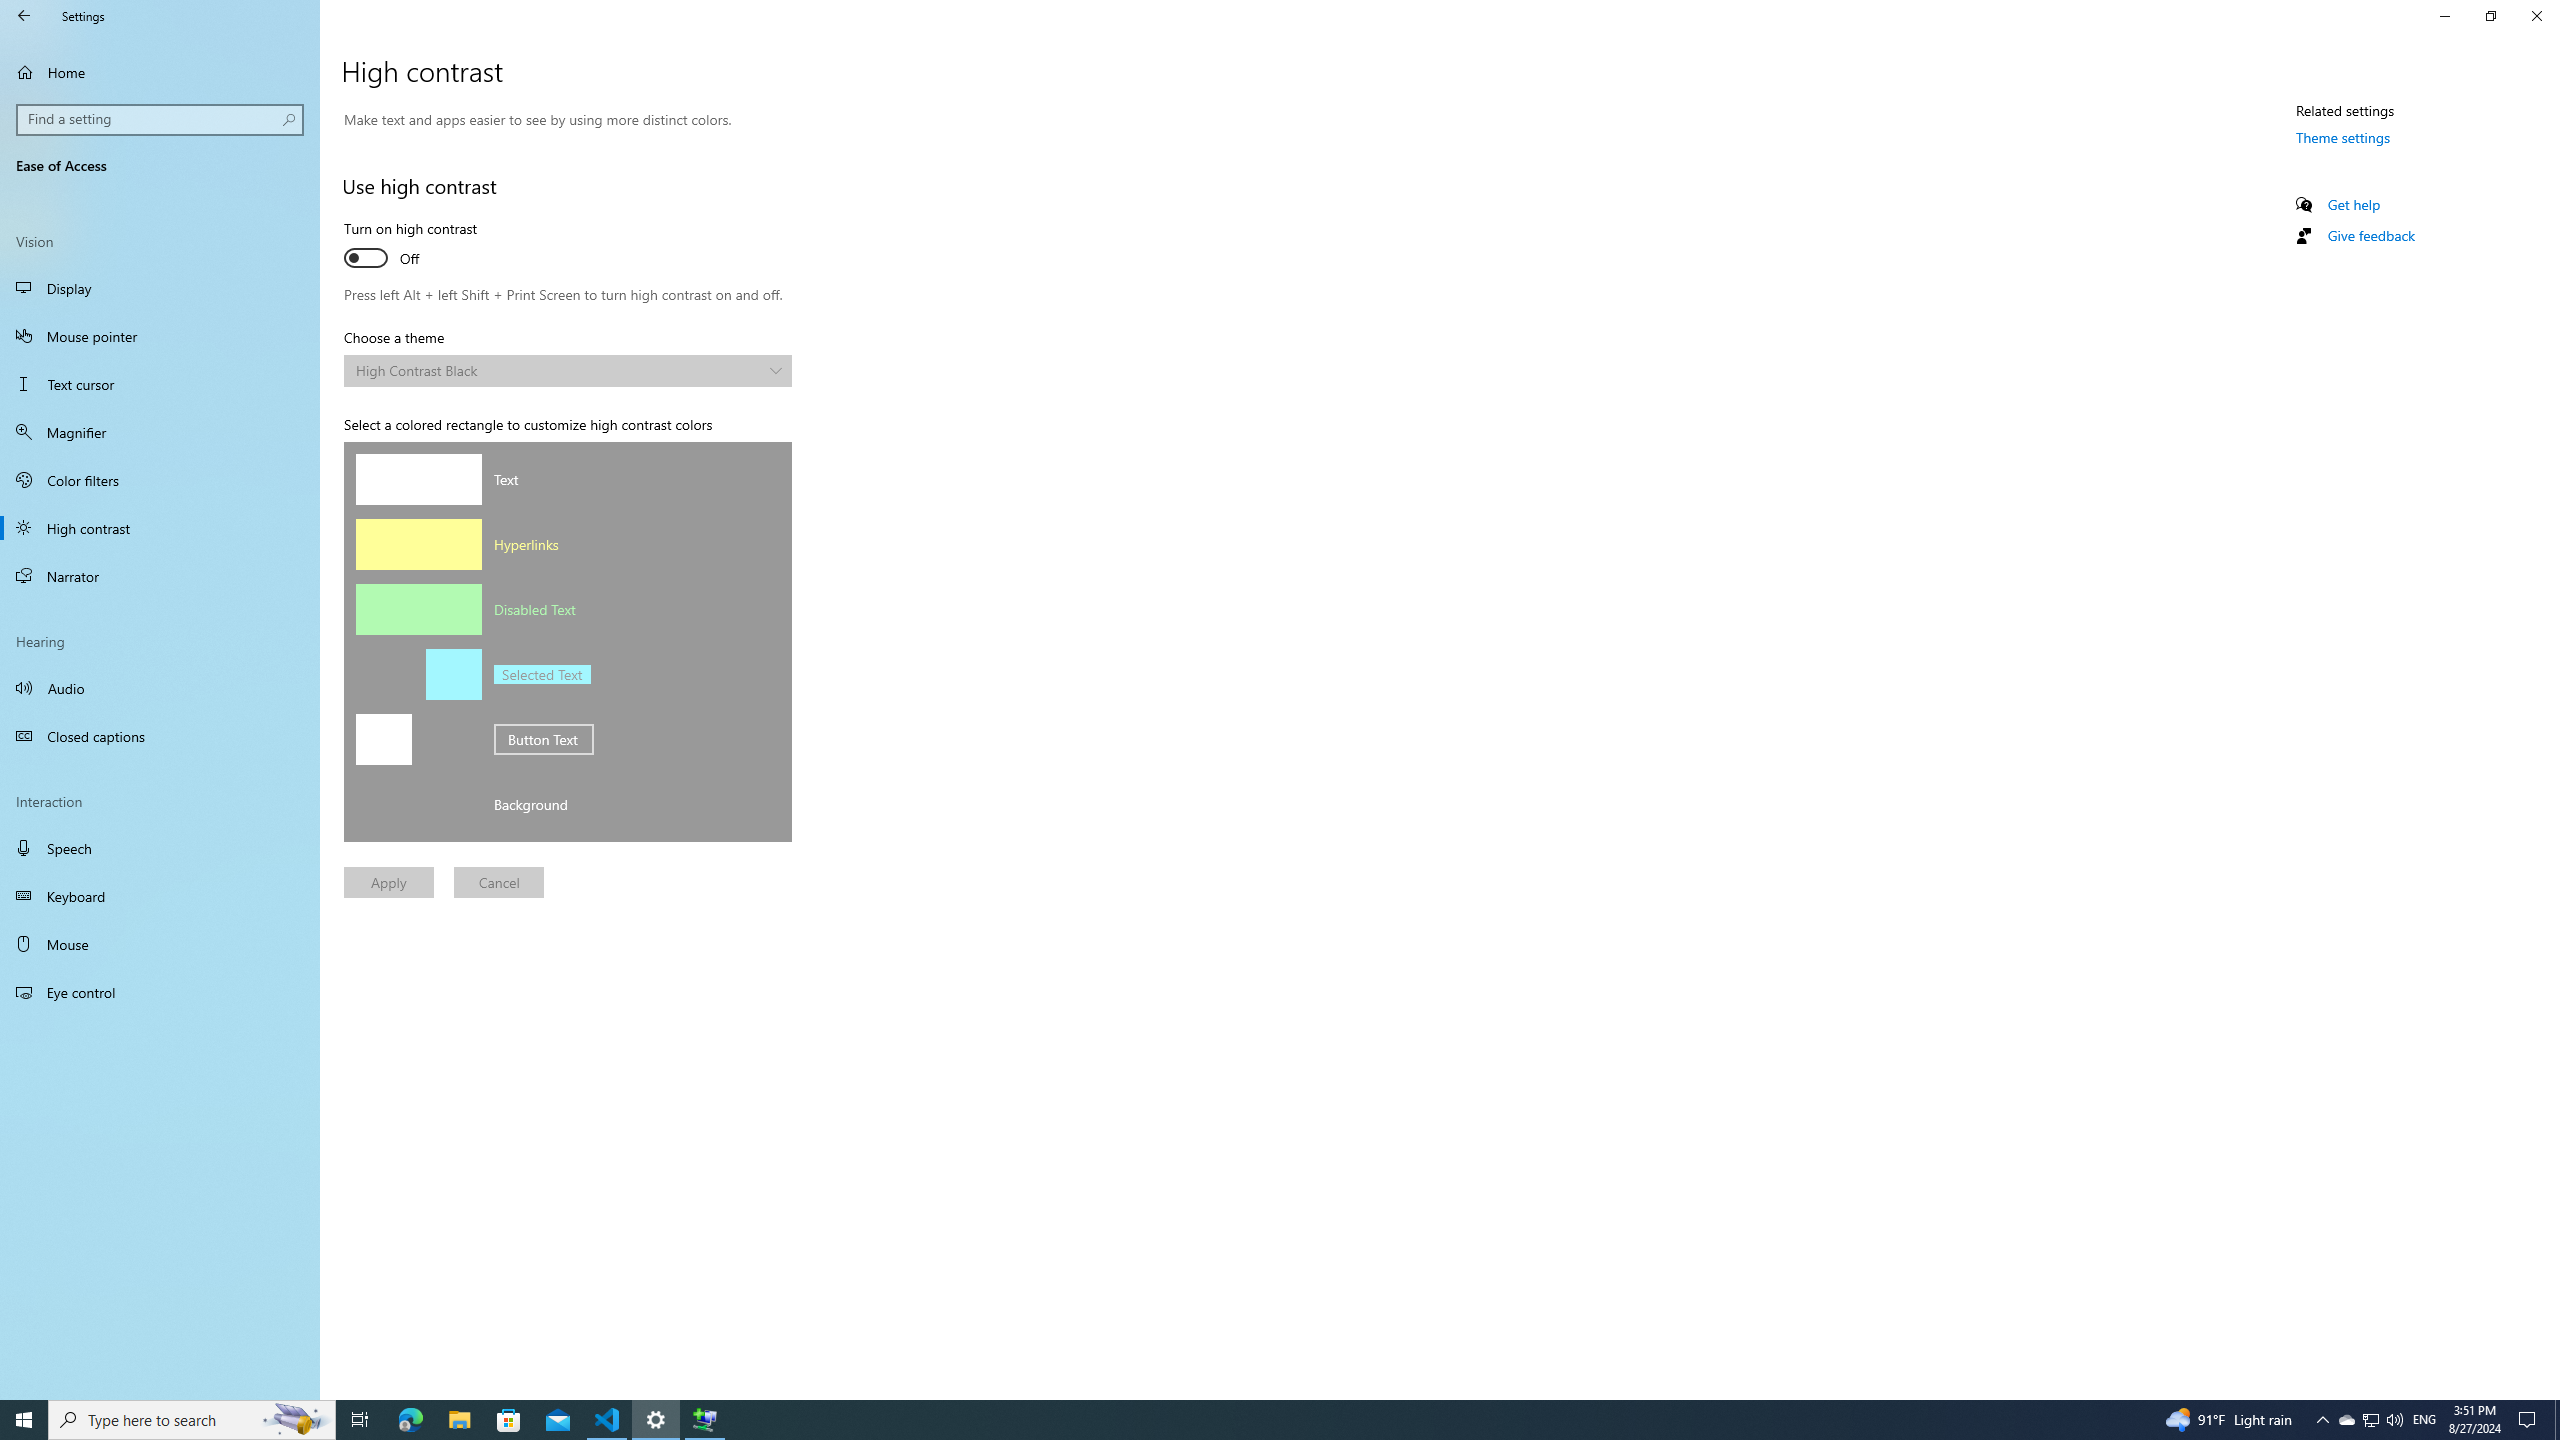 Image resolution: width=2560 pixels, height=1440 pixels. Describe the element at coordinates (416, 245) in the screenshot. I see `'Turn on high contrast'` at that location.